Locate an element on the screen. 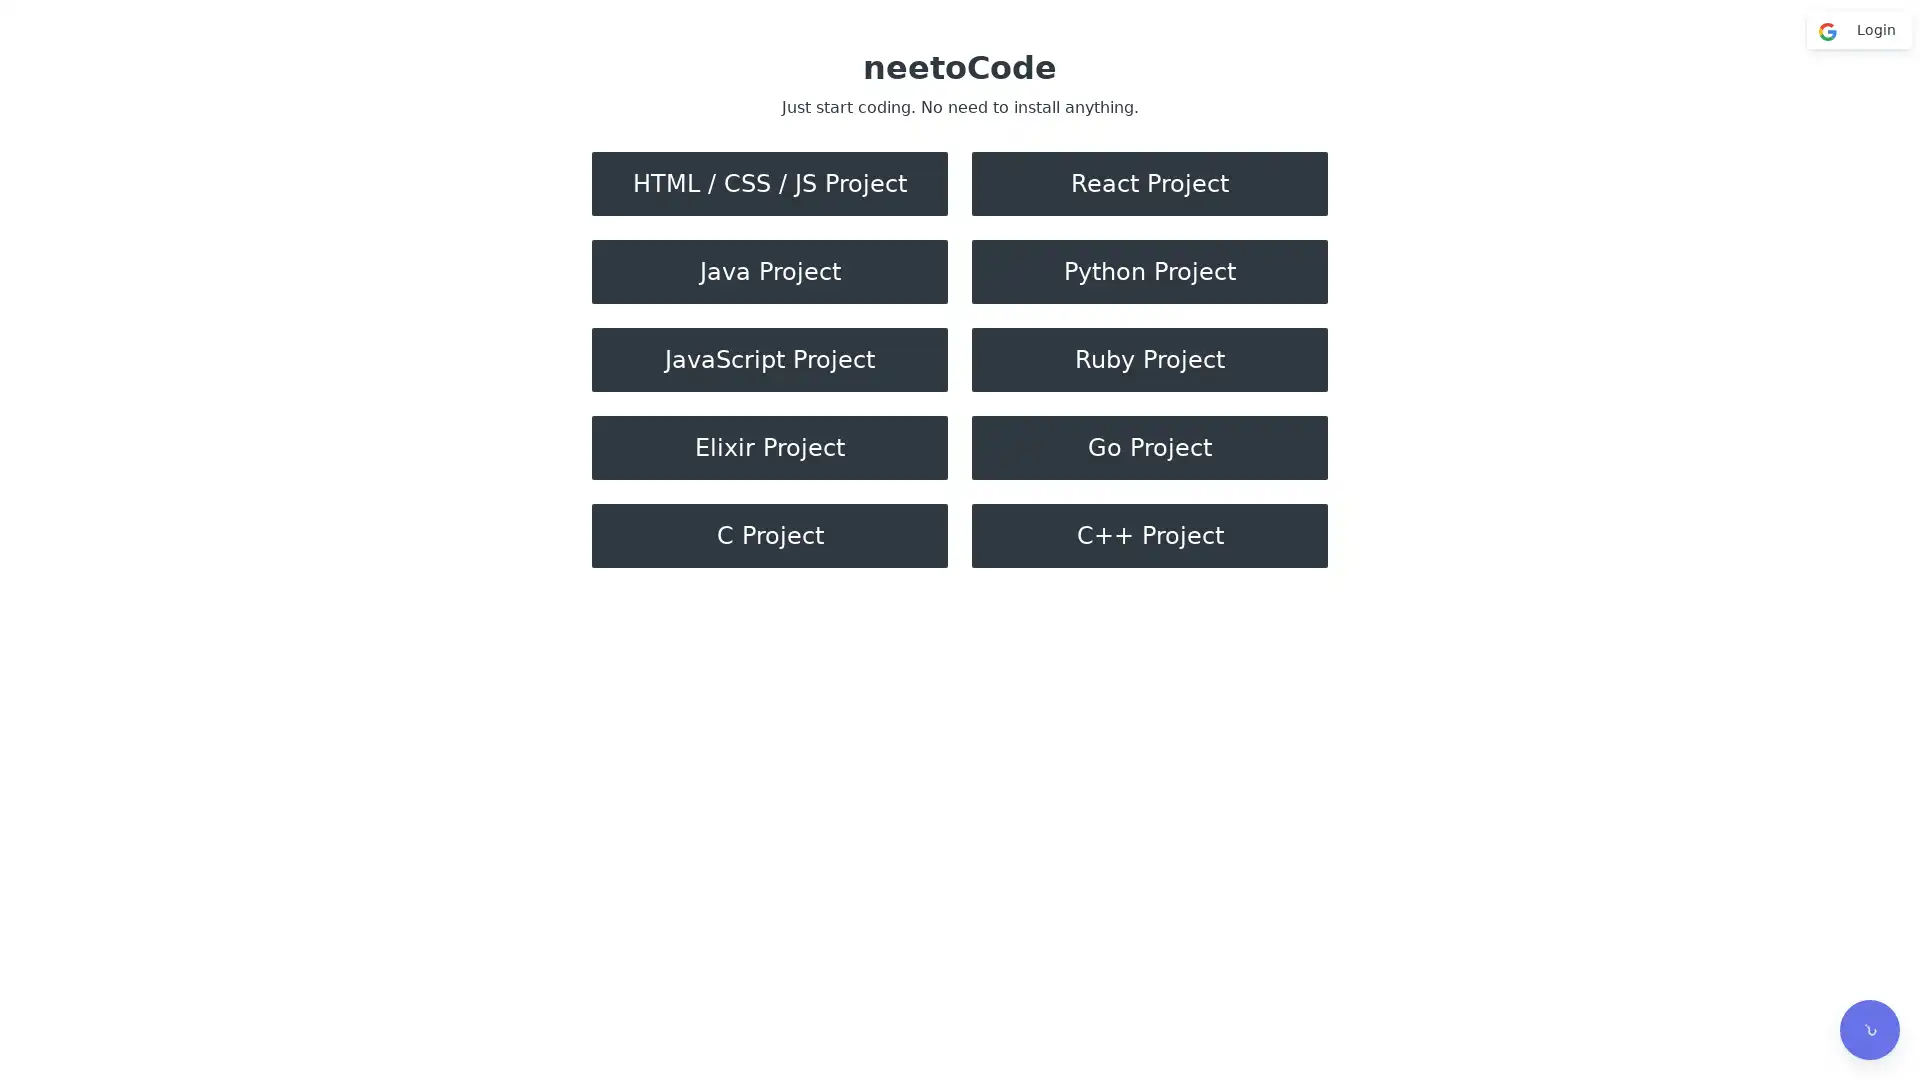 The image size is (1920, 1080). Java Project is located at coordinates (768, 272).